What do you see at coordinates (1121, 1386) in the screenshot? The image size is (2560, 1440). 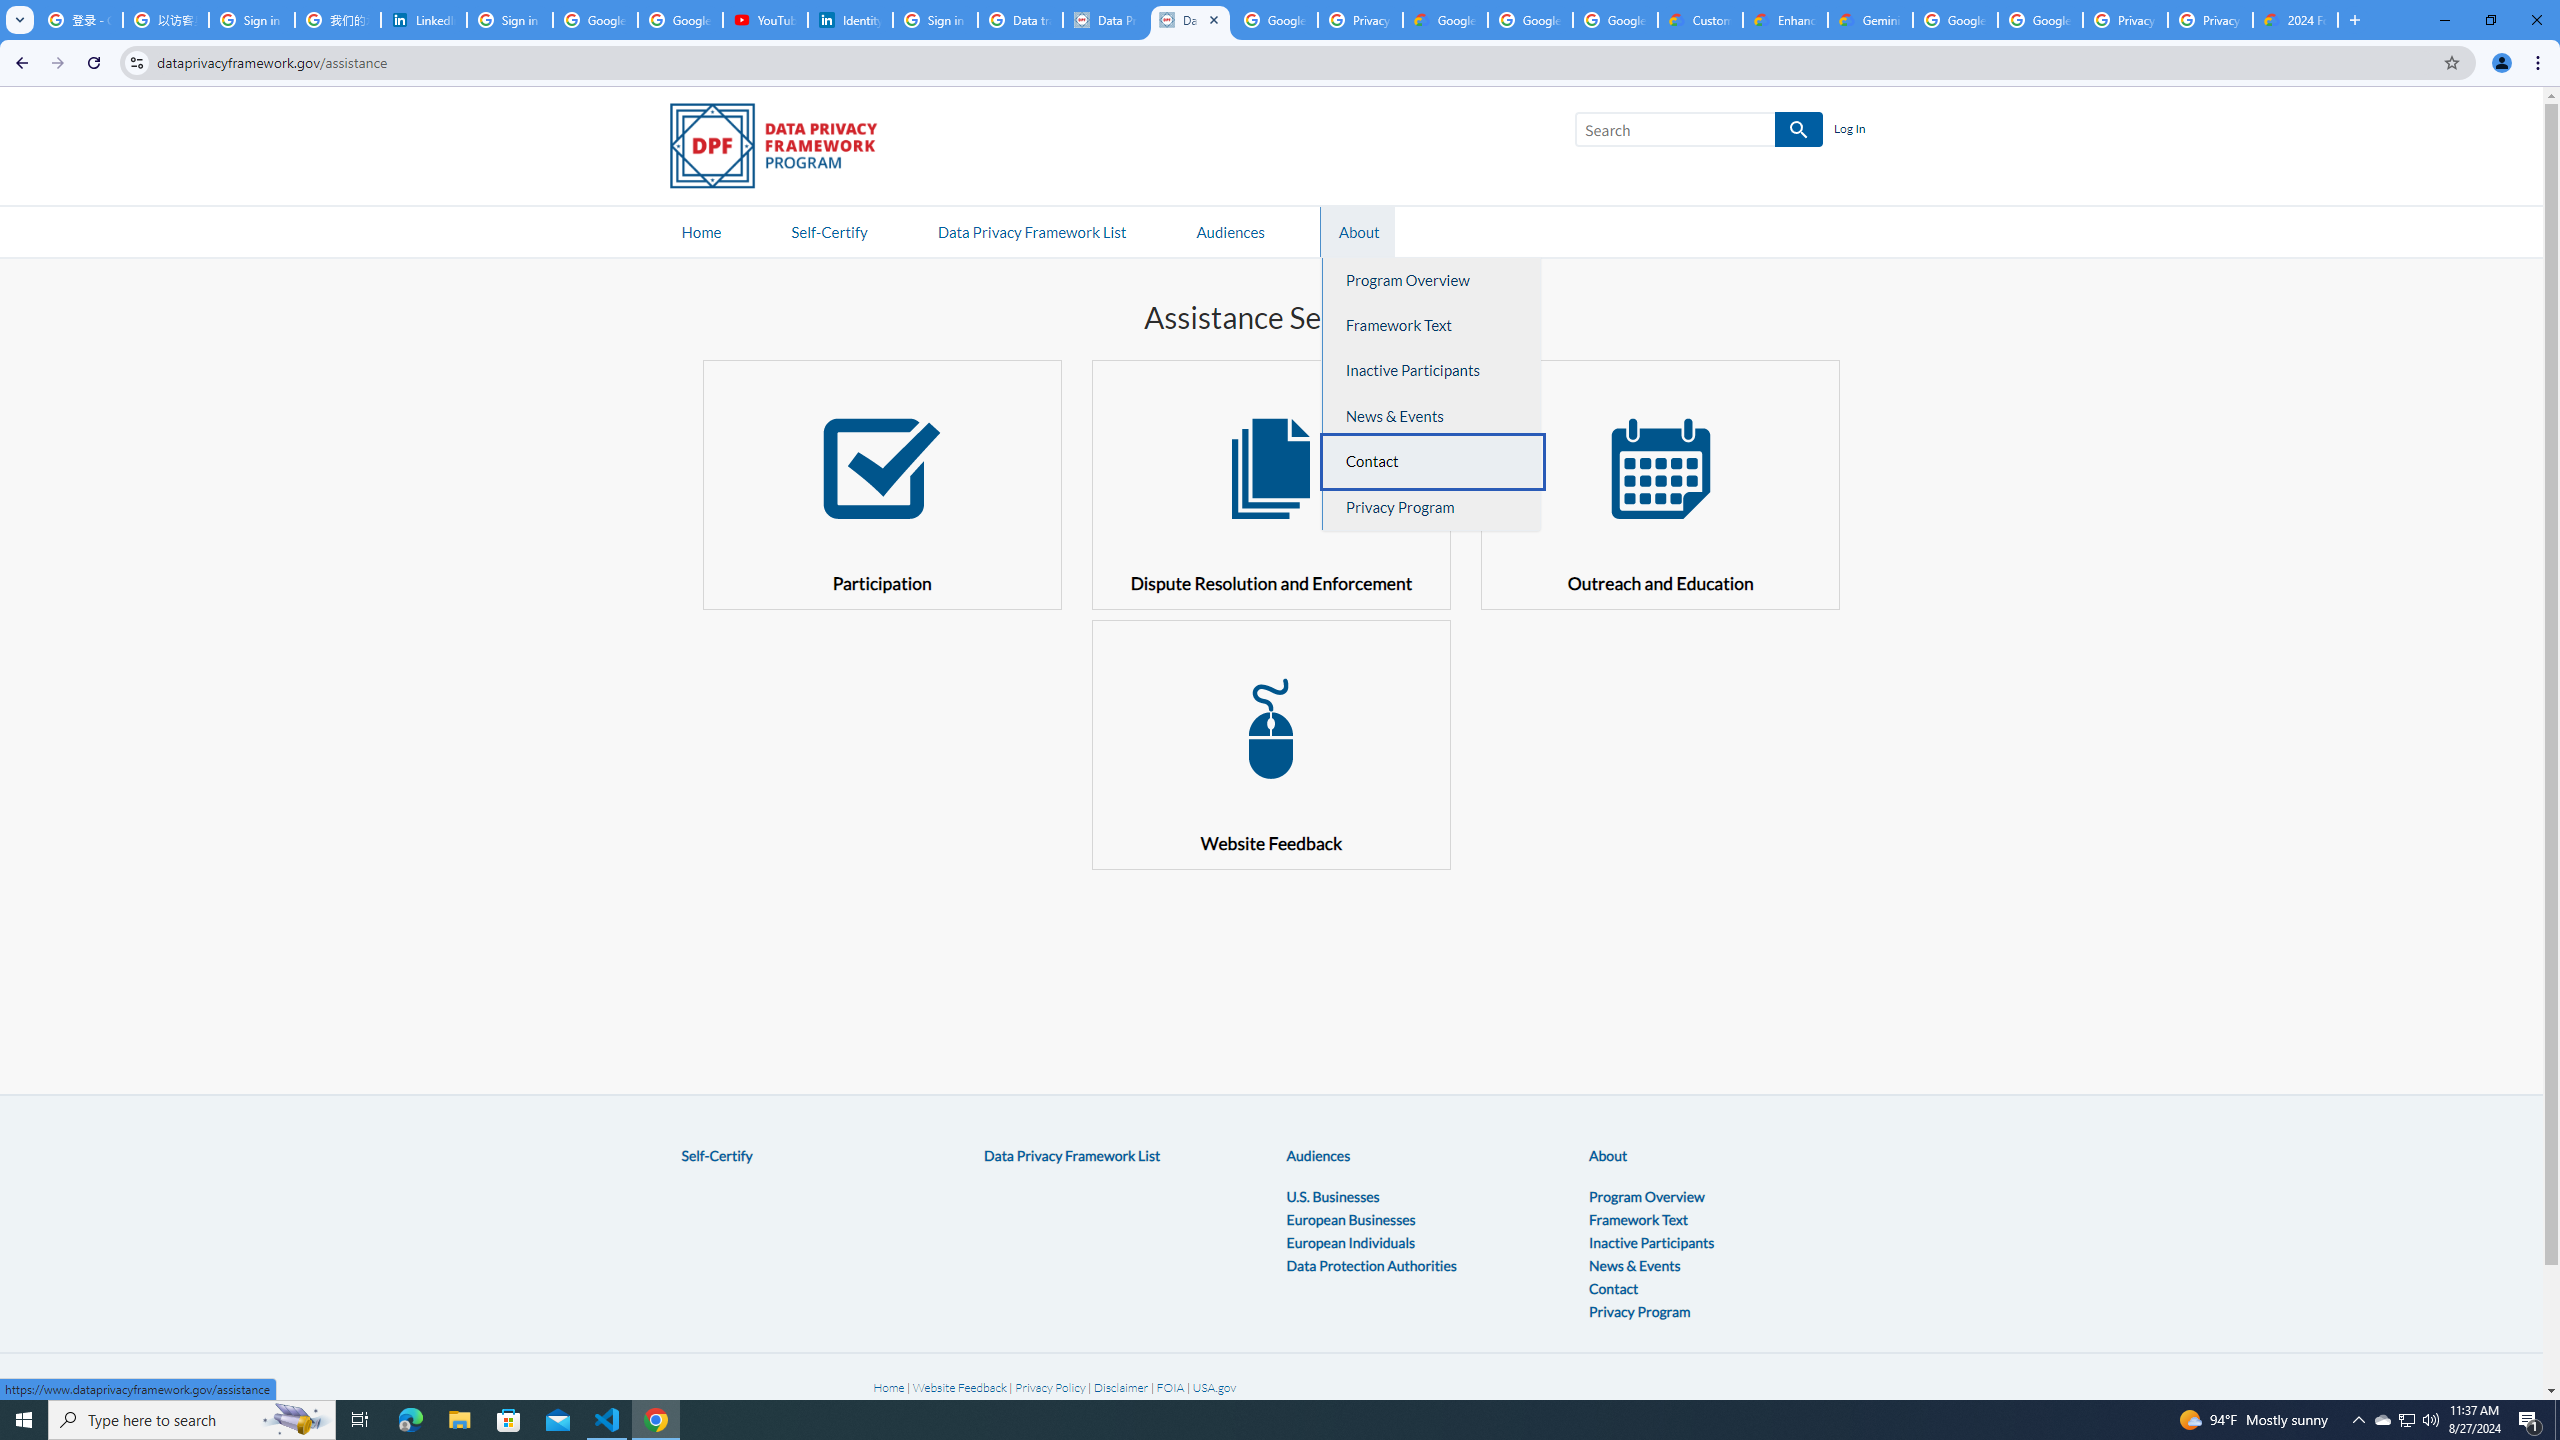 I see `'Disclaimer'` at bounding box center [1121, 1386].